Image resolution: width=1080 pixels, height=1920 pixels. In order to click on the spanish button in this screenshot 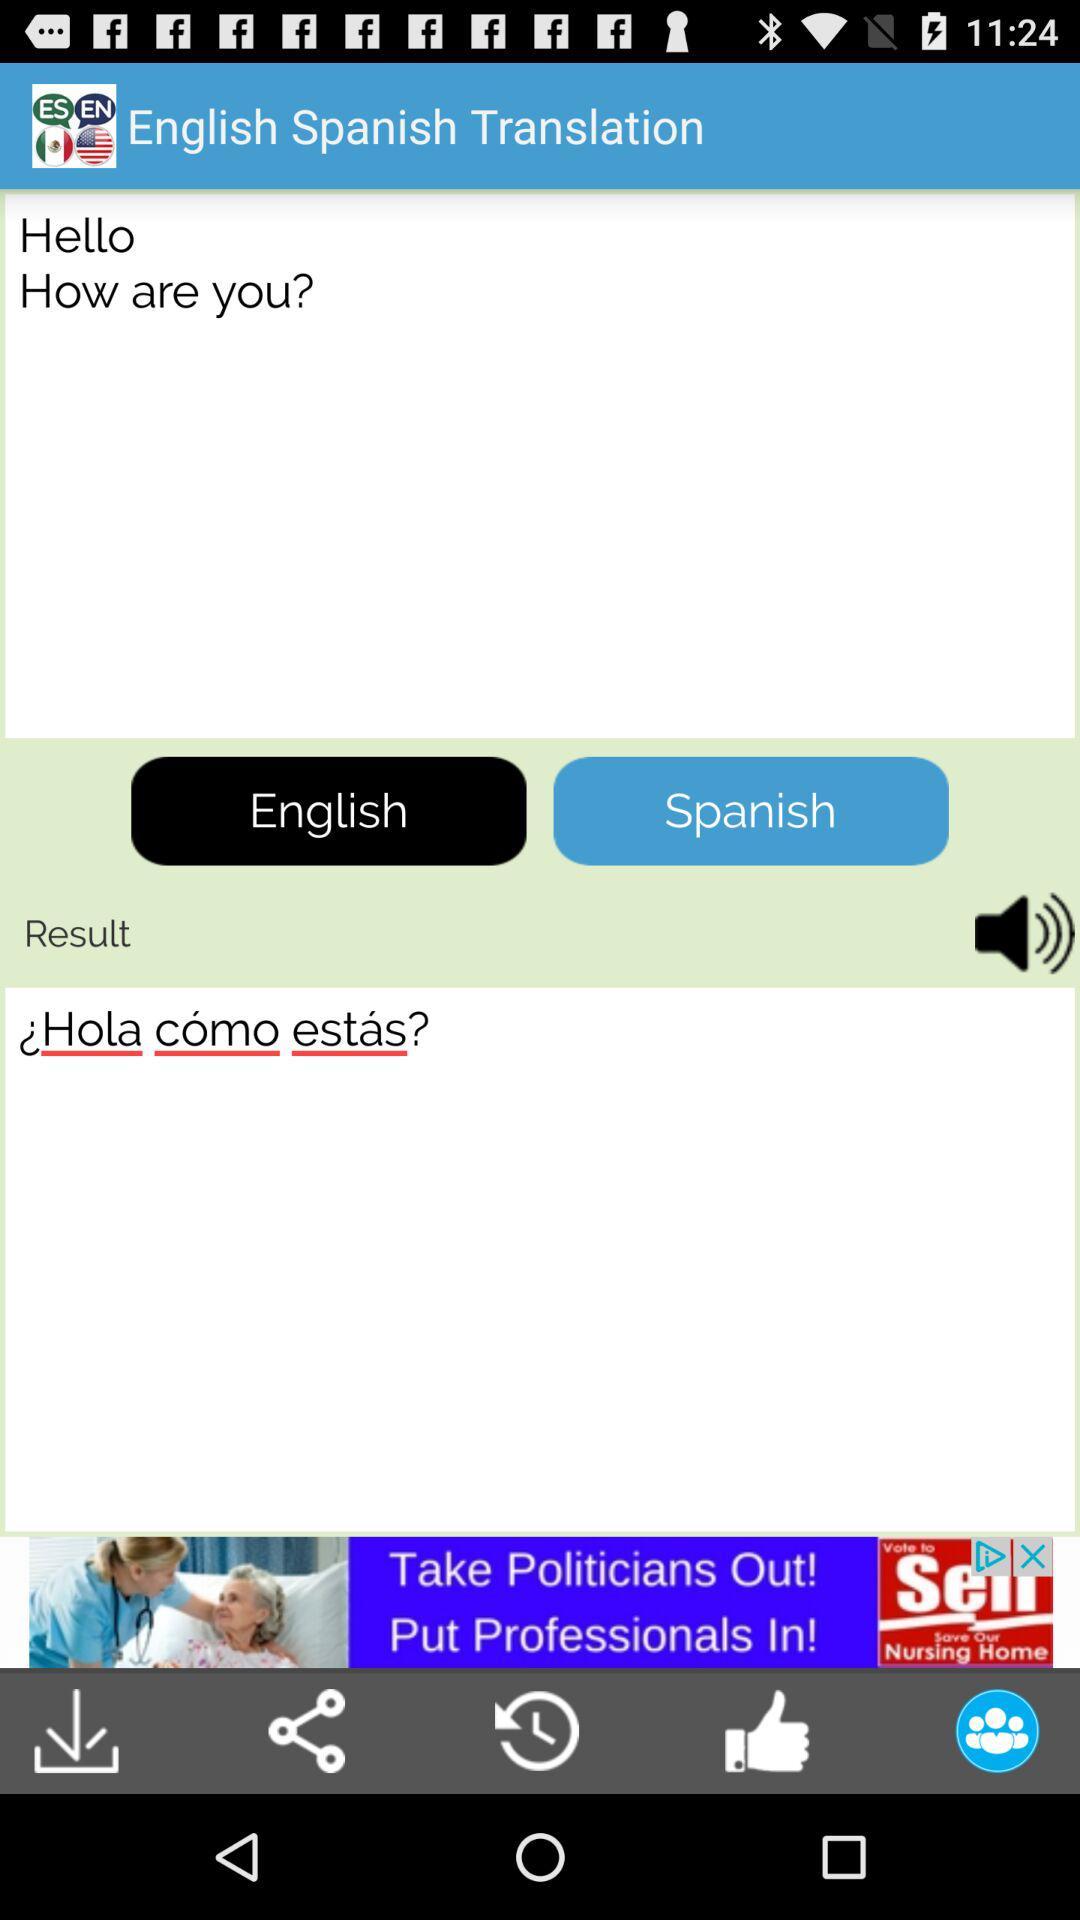, I will do `click(751, 811)`.